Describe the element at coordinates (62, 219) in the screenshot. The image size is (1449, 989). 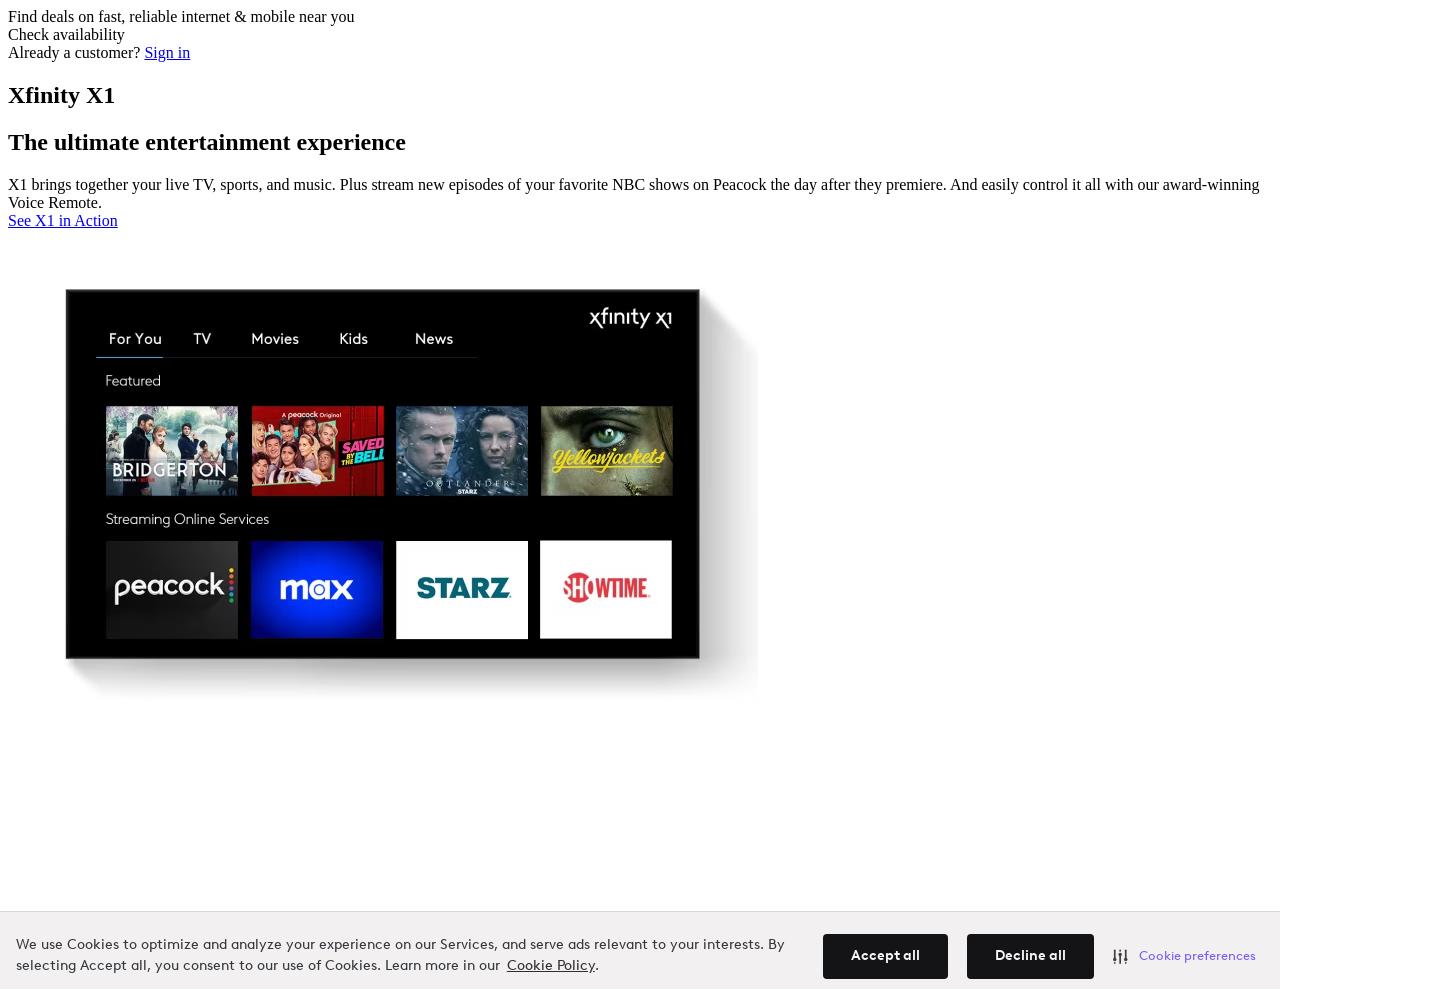
I see `'See X1 in Action'` at that location.